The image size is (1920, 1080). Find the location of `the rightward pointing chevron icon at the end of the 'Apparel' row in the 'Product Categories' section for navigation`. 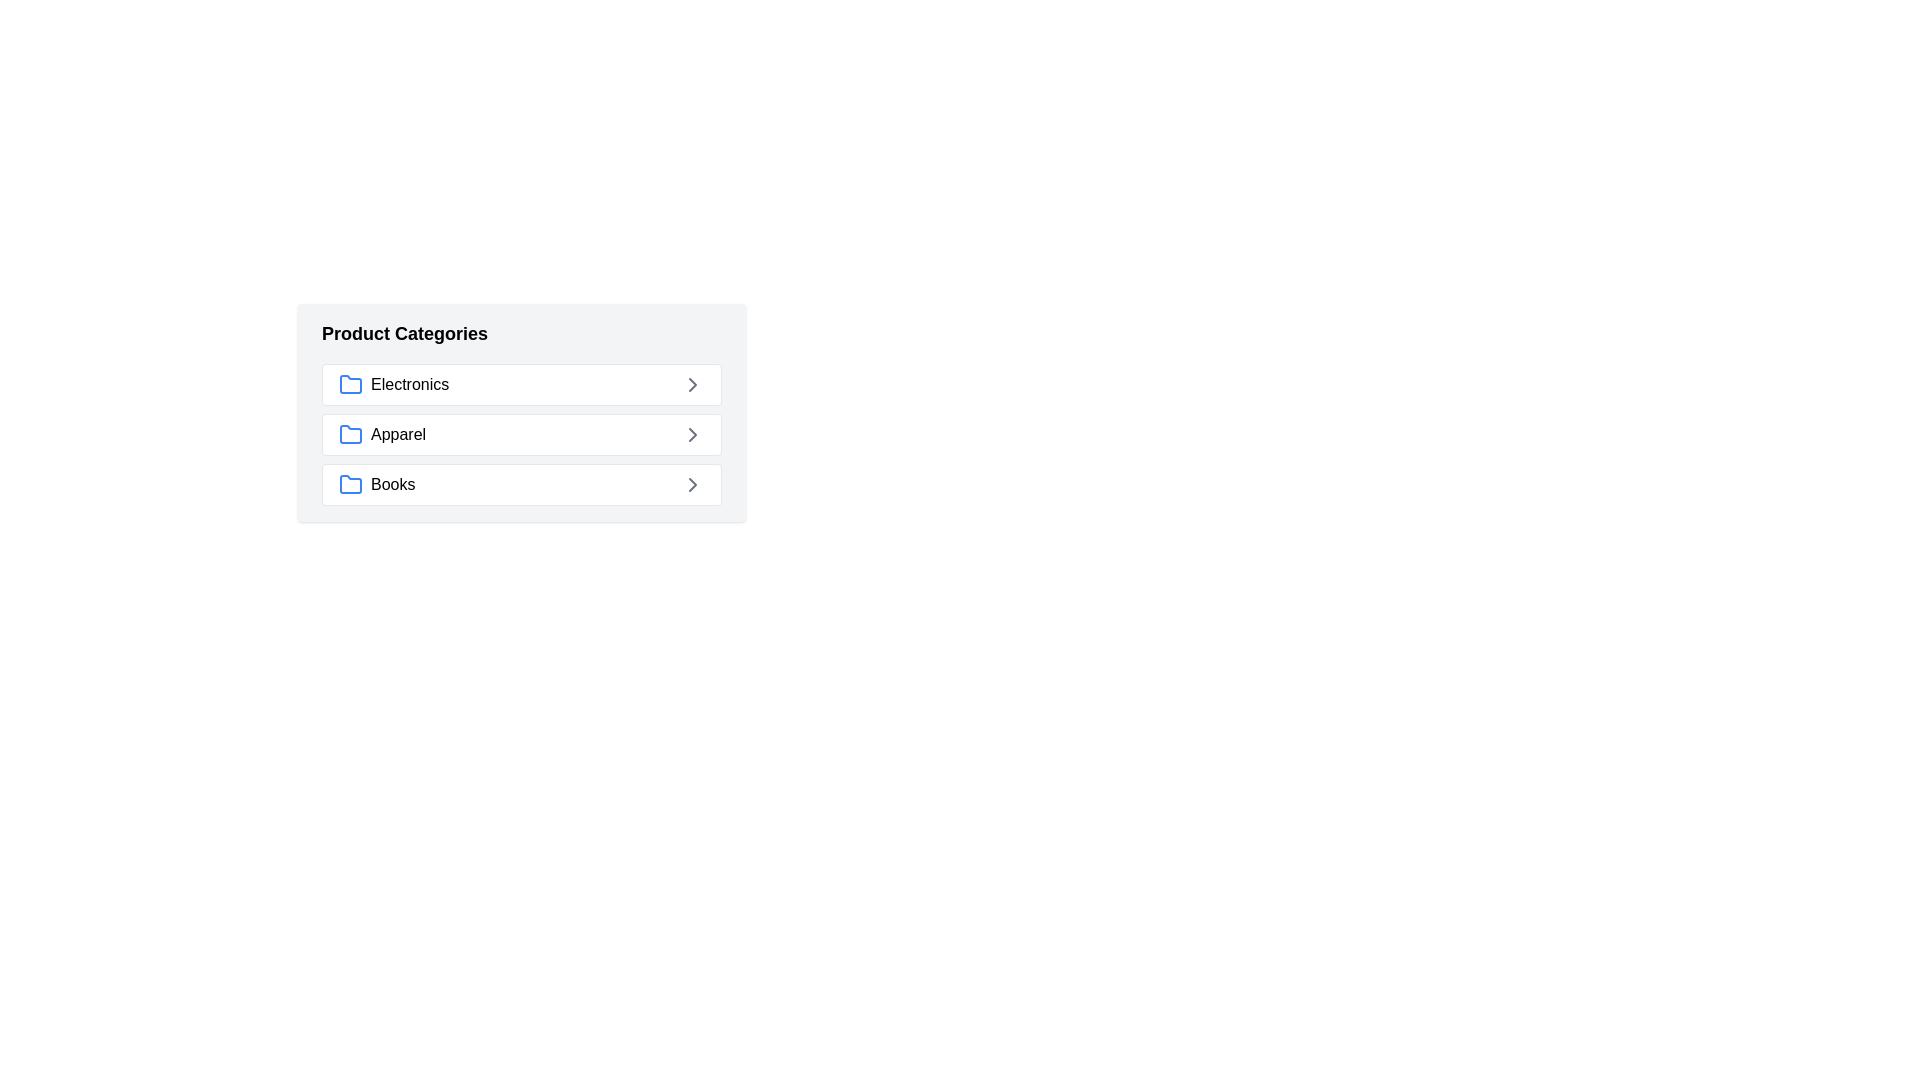

the rightward pointing chevron icon at the end of the 'Apparel' row in the 'Product Categories' section for navigation is located at coordinates (692, 434).